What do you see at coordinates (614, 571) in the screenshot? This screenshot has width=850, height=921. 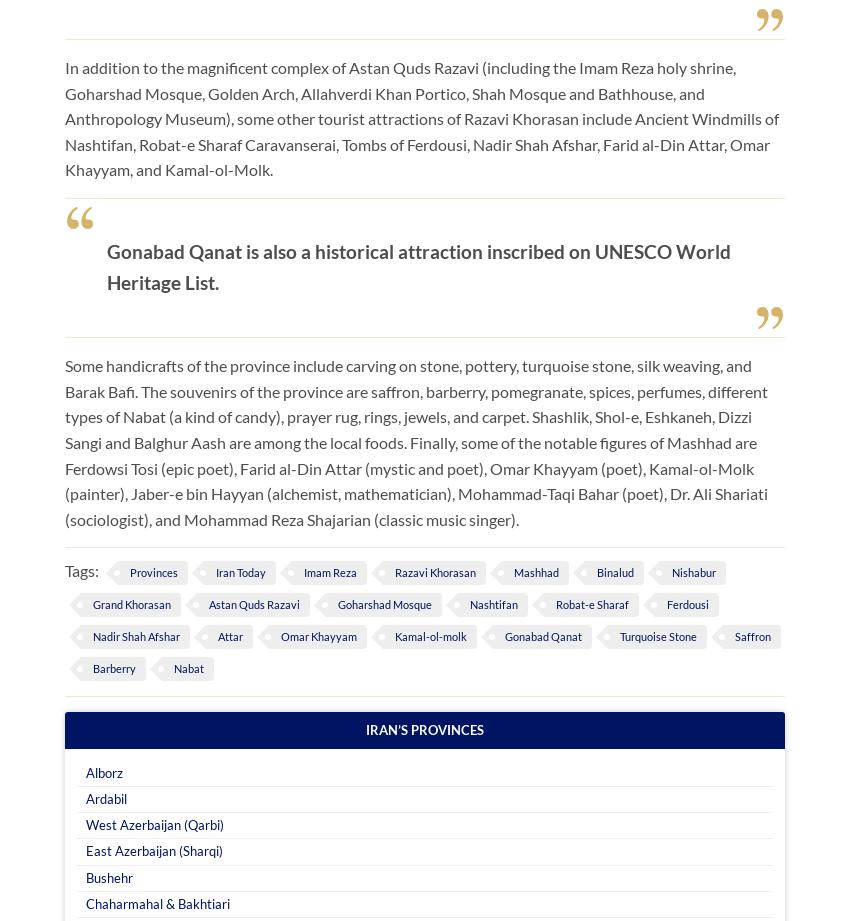 I see `'Binalud'` at bounding box center [614, 571].